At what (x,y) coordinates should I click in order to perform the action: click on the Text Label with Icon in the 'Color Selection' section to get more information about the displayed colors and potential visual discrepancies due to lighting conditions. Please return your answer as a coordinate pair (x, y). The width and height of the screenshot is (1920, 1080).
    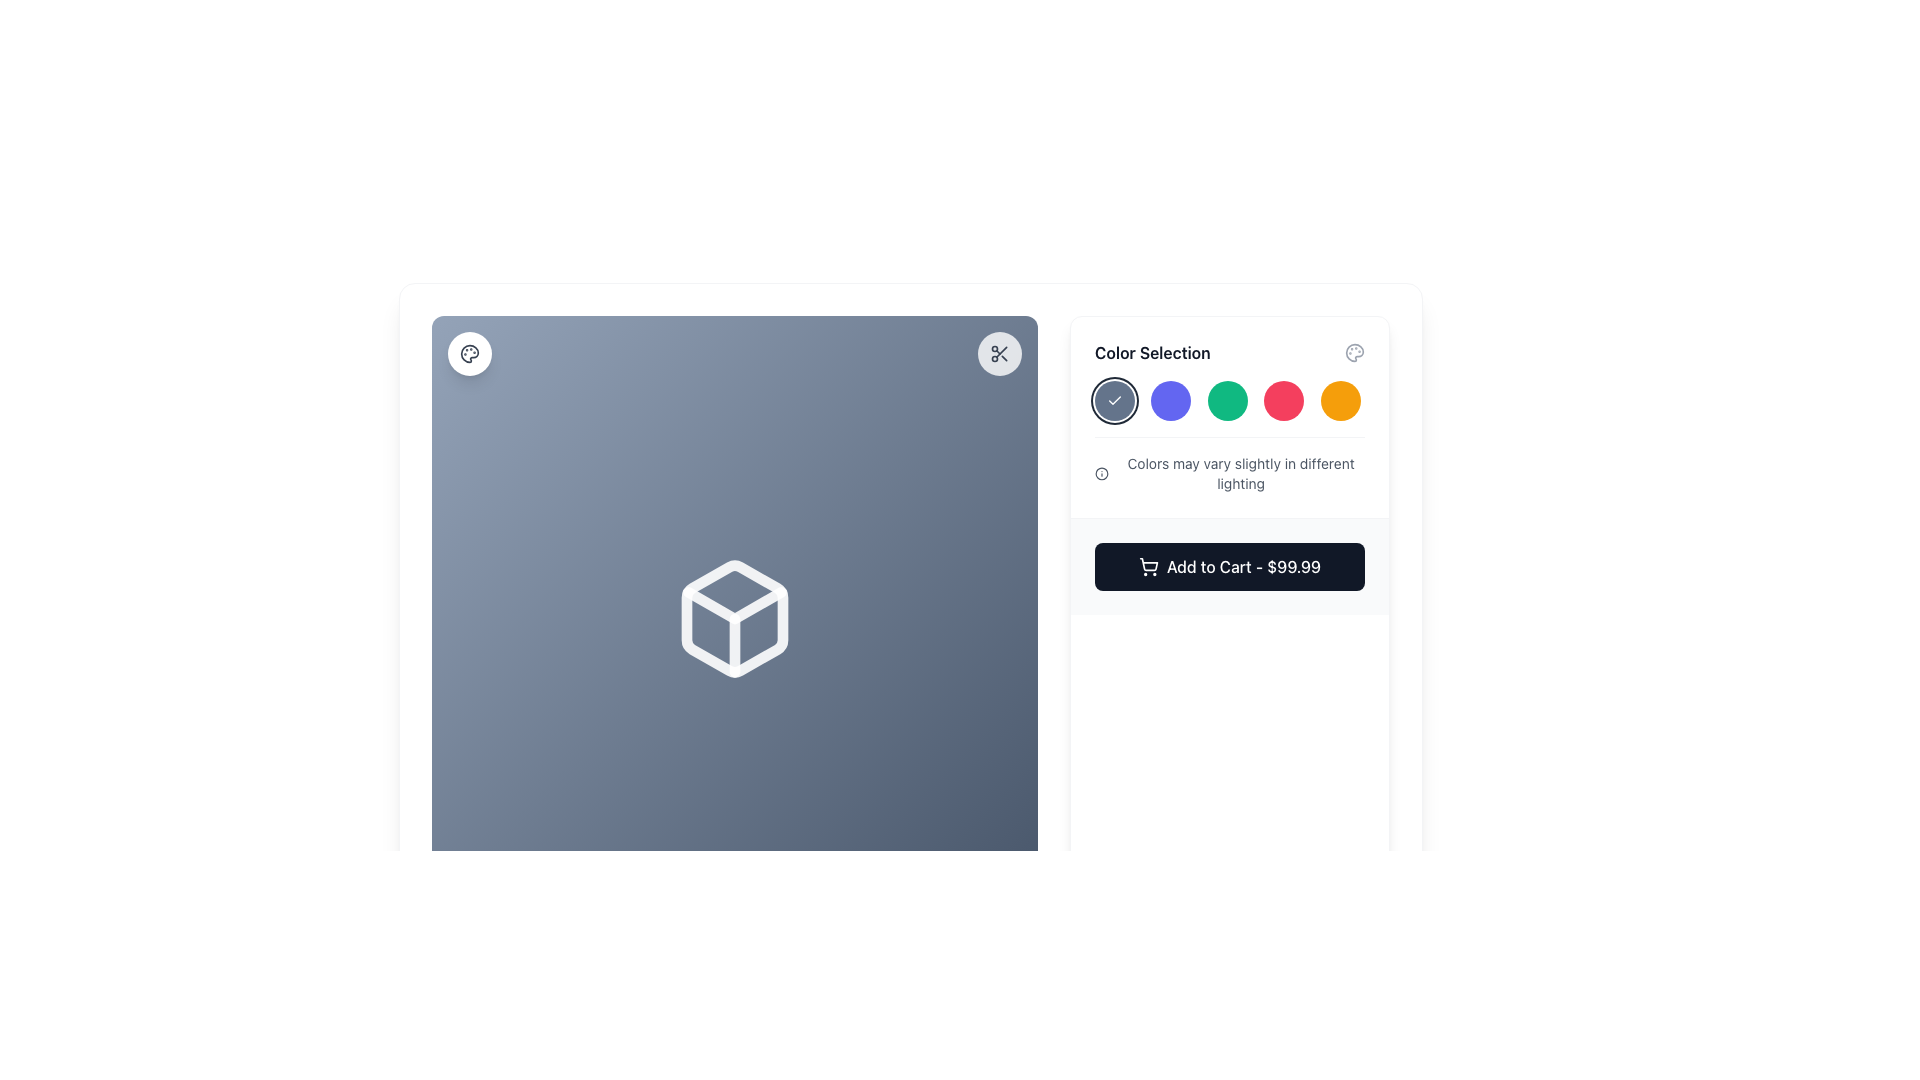
    Looking at the image, I should click on (1228, 474).